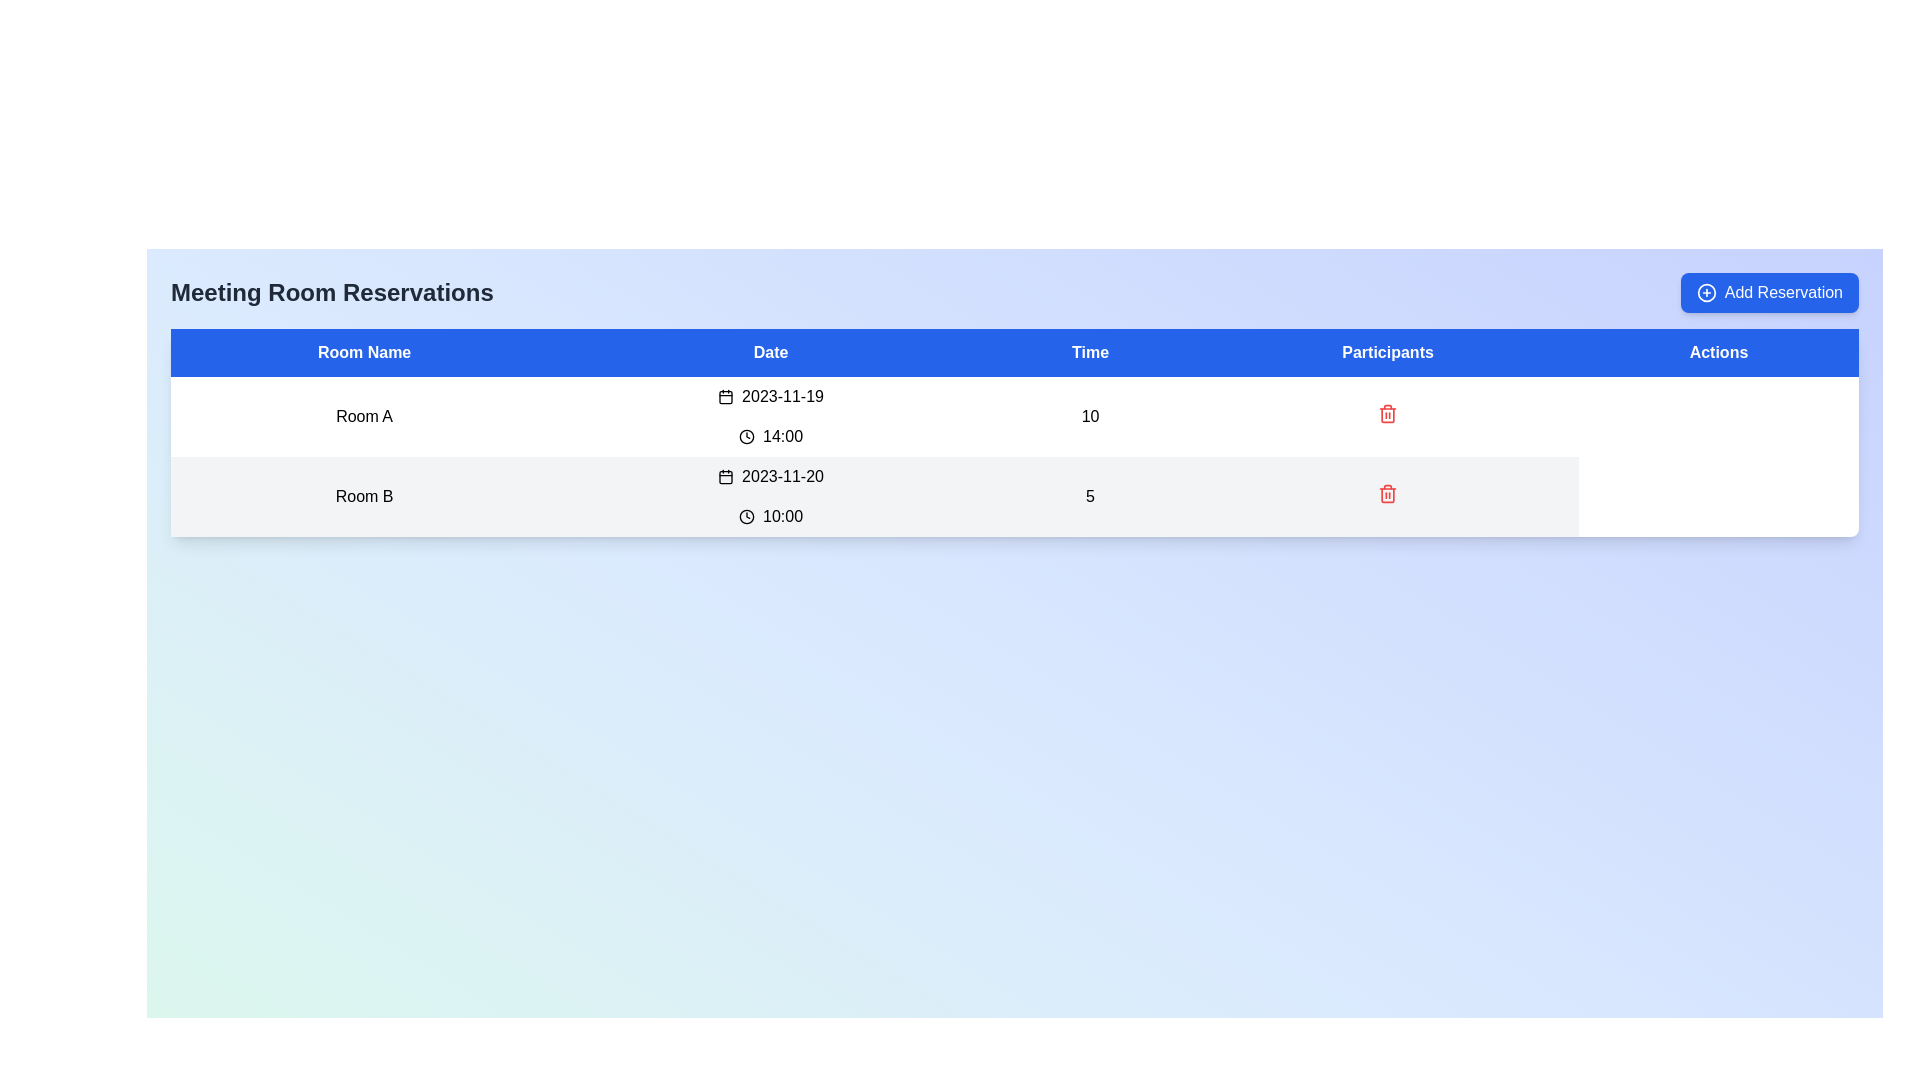 This screenshot has height=1080, width=1920. I want to click on text from the 'Participants' table header, which is a blue button-like component with white capitalized text, located in the fourth column of the header row, so click(1386, 352).